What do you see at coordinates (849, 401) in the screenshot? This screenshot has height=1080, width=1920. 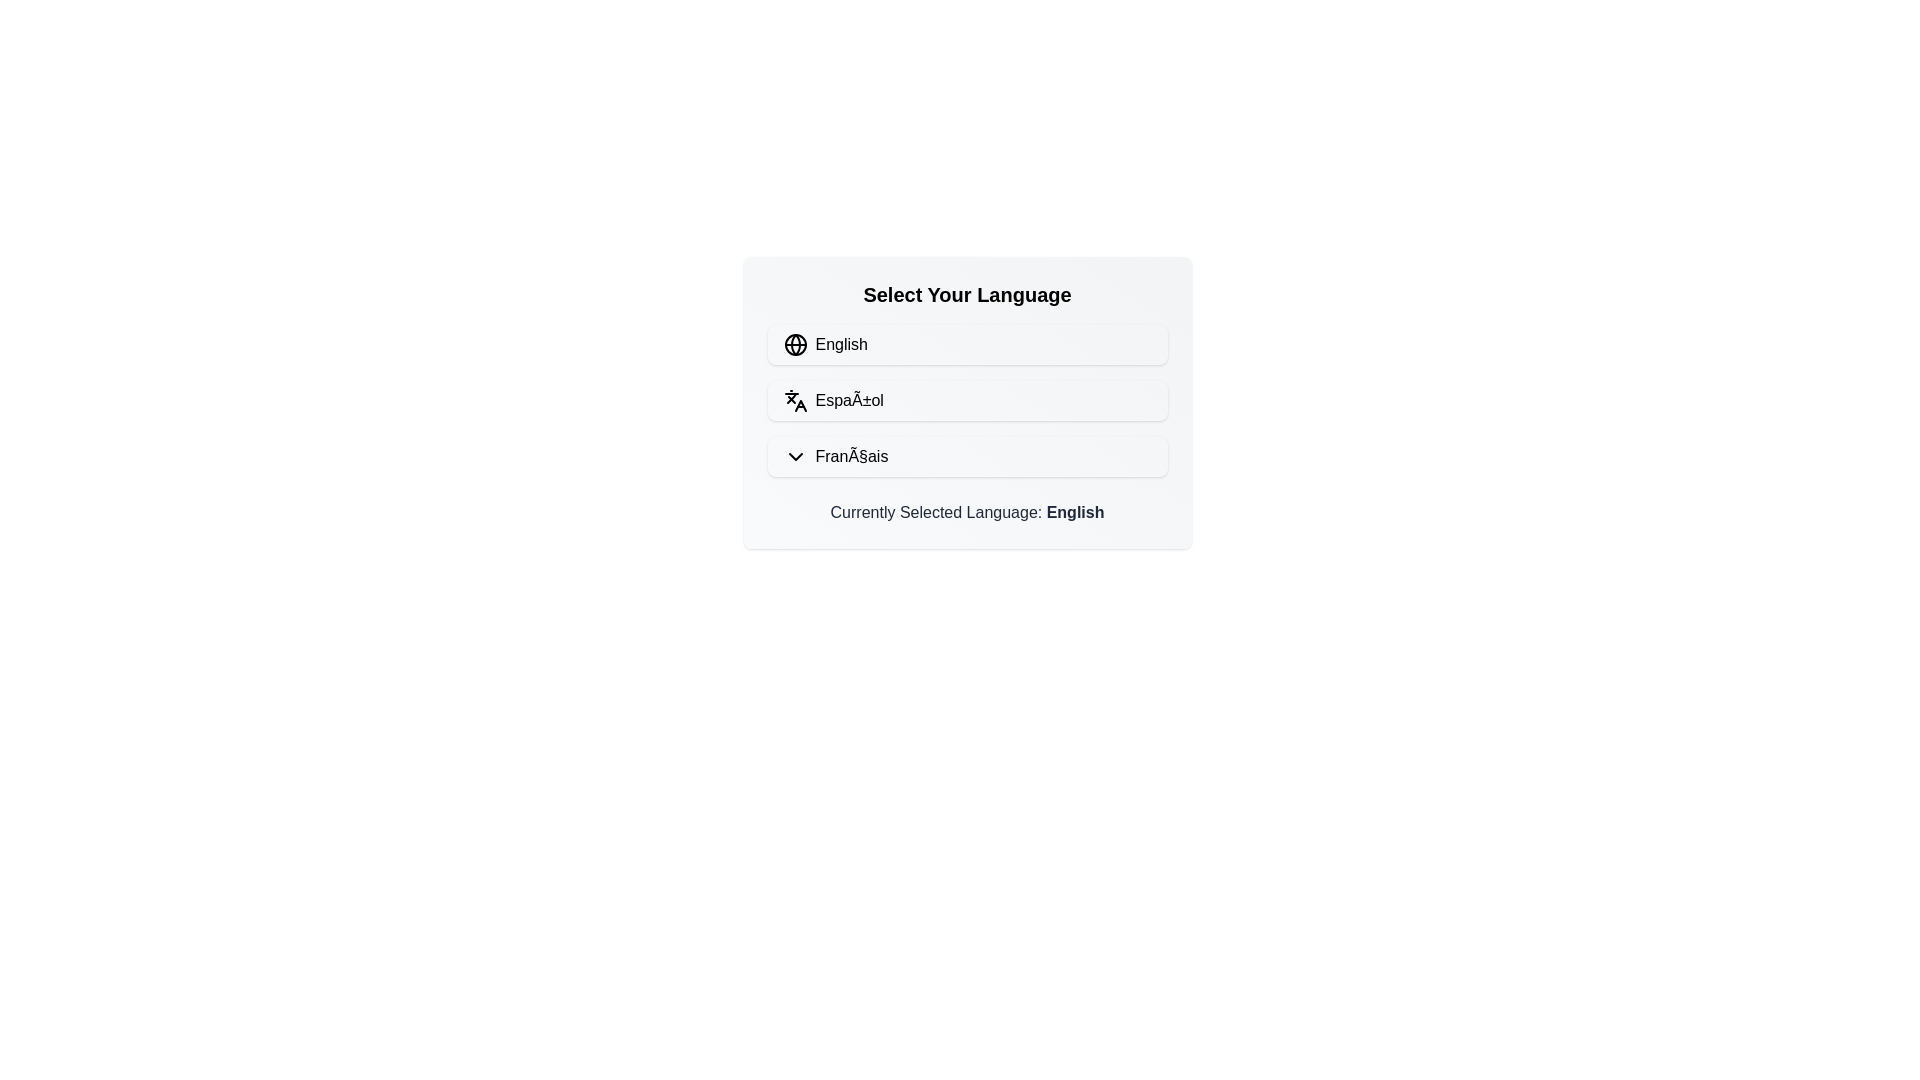 I see `the Spanish language option Text Label which is positioned to the right of a language icon and between 'English' and 'Français'` at bounding box center [849, 401].